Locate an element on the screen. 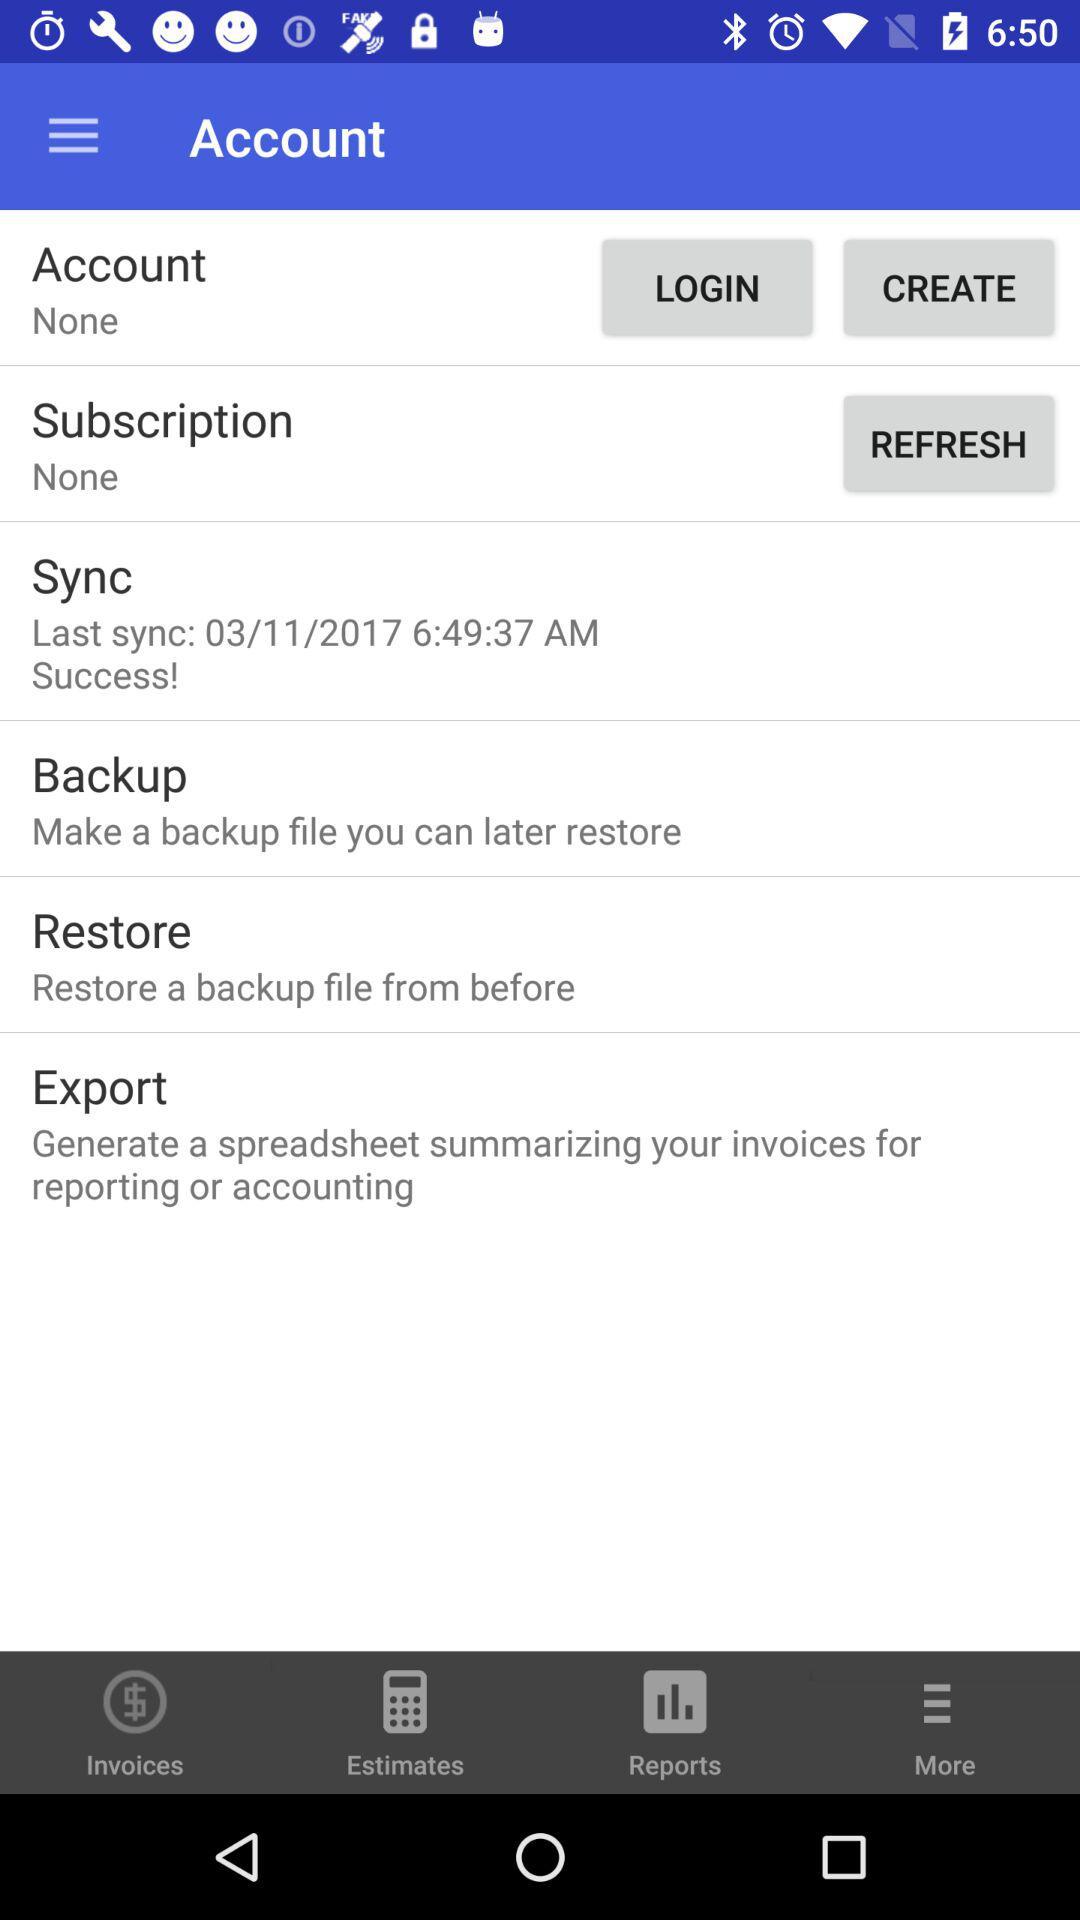 The image size is (1080, 1920). the icon next to account icon is located at coordinates (72, 135).